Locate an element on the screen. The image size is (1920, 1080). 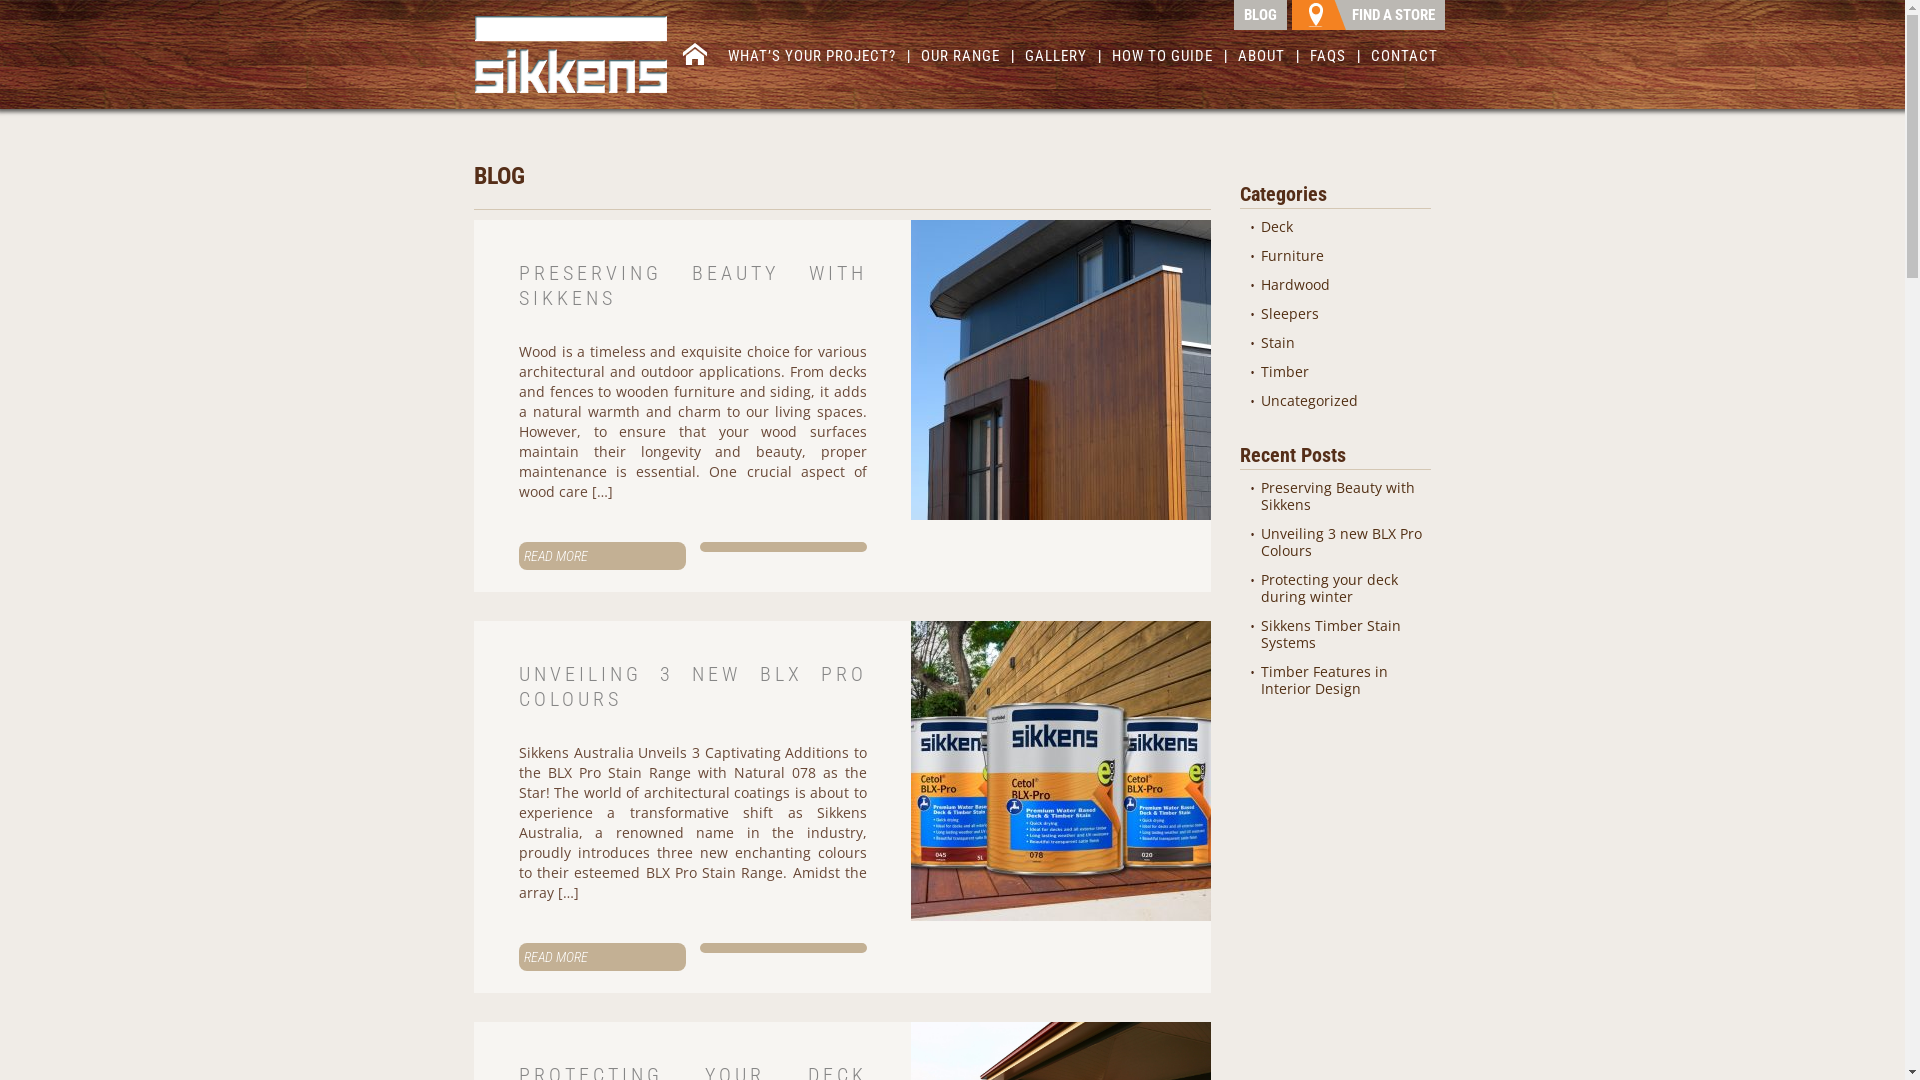
'PRESERVING BEAUTY WITH SIKKENS' is located at coordinates (518, 285).